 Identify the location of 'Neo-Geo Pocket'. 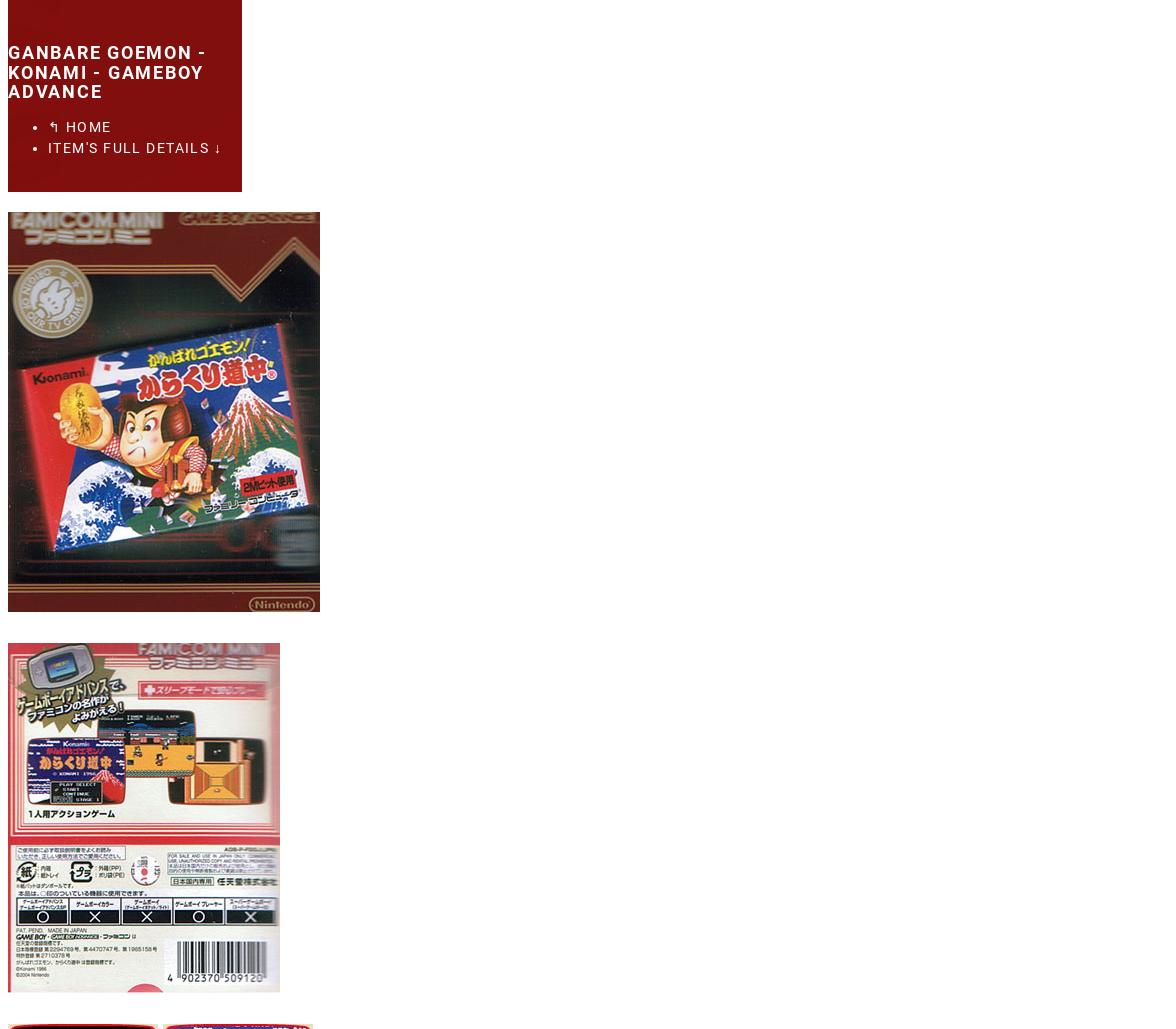
(166, 218).